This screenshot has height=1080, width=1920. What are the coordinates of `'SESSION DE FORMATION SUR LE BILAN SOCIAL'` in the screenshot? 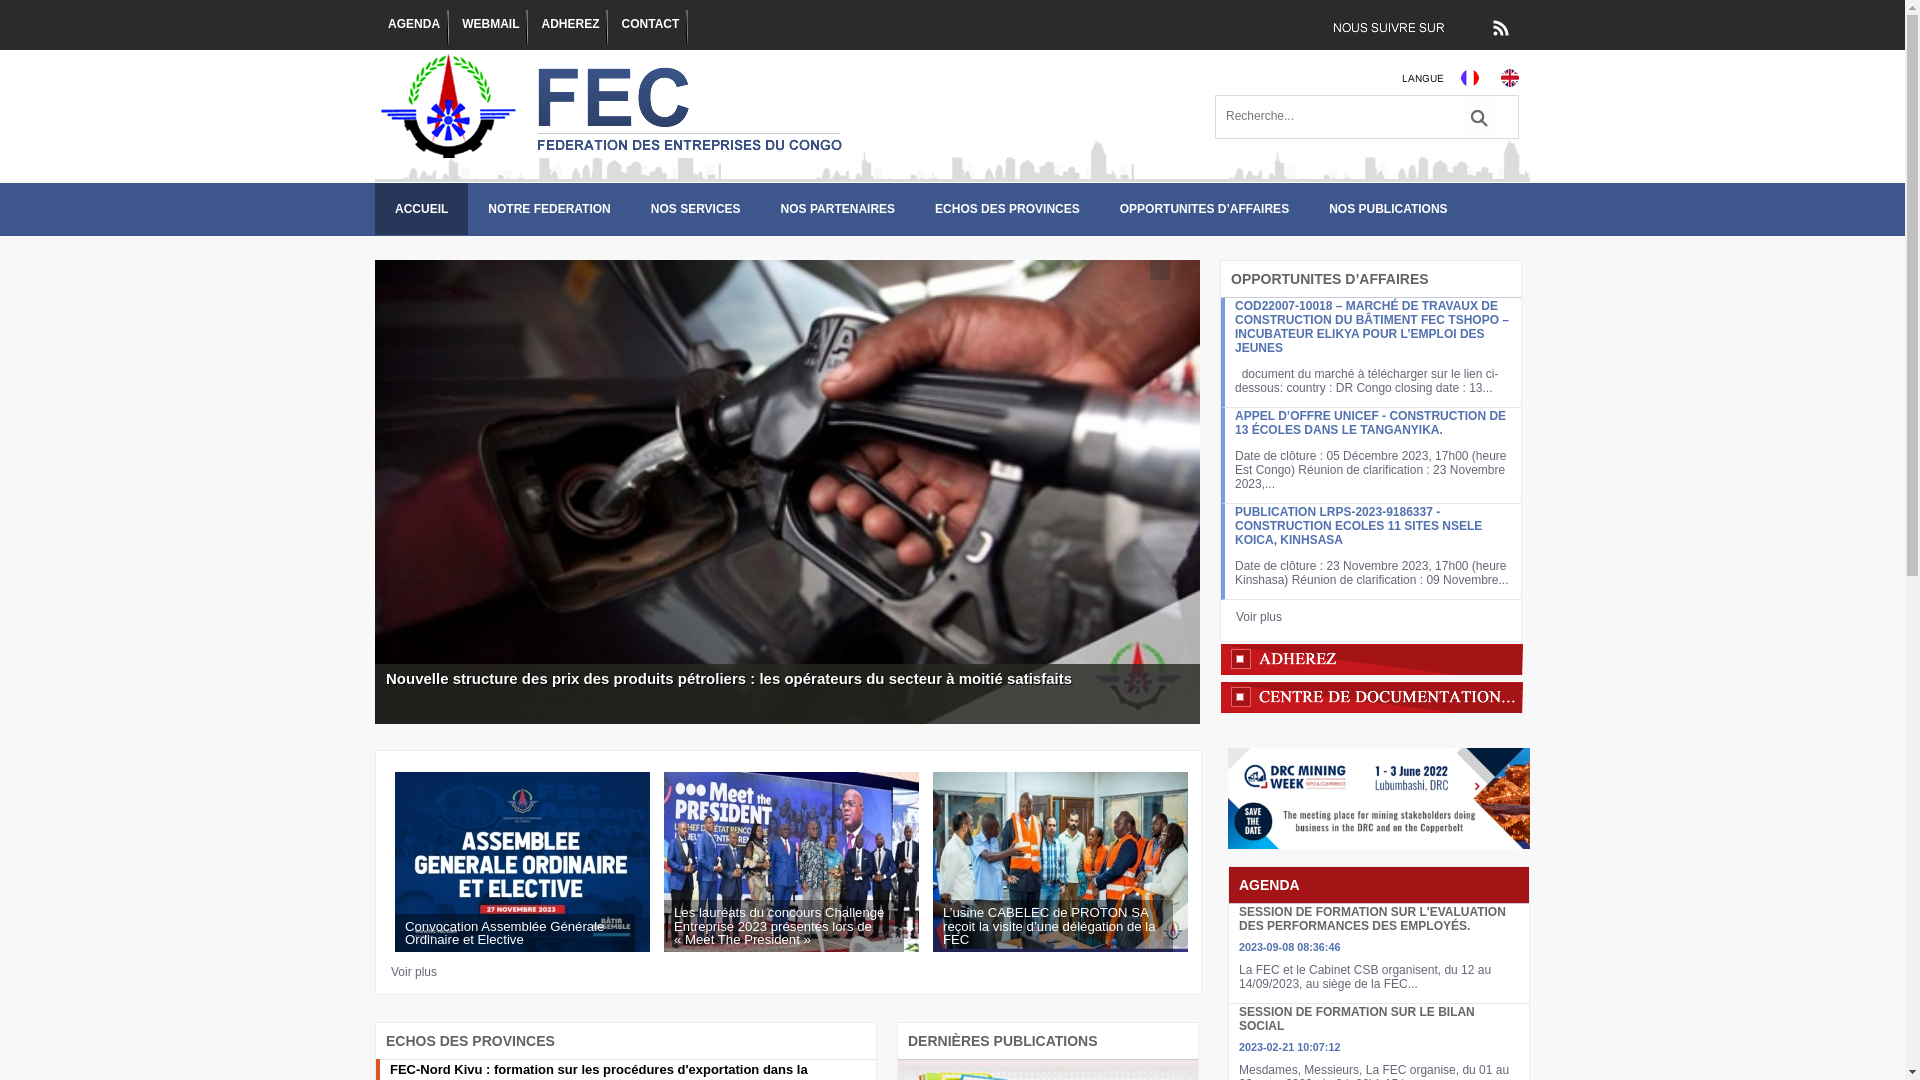 It's located at (1357, 1018).